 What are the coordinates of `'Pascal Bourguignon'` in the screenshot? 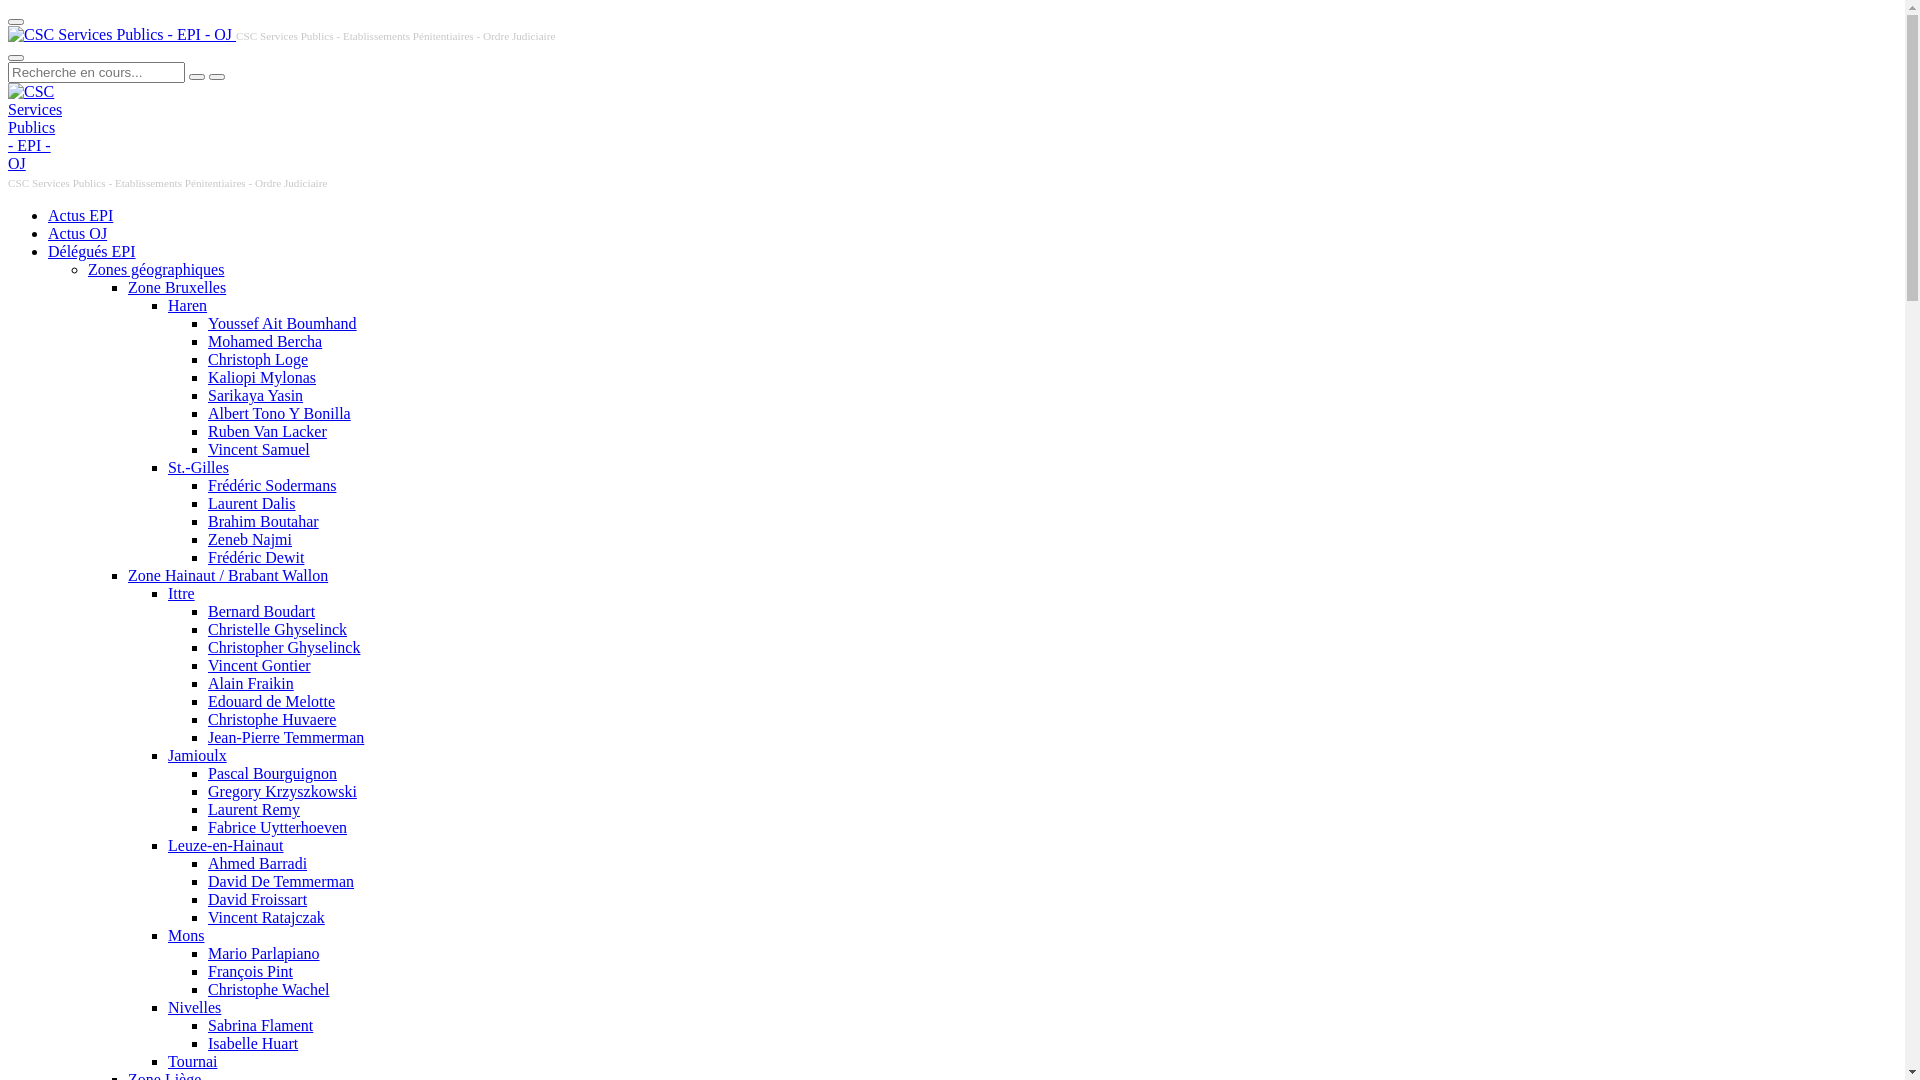 It's located at (271, 772).